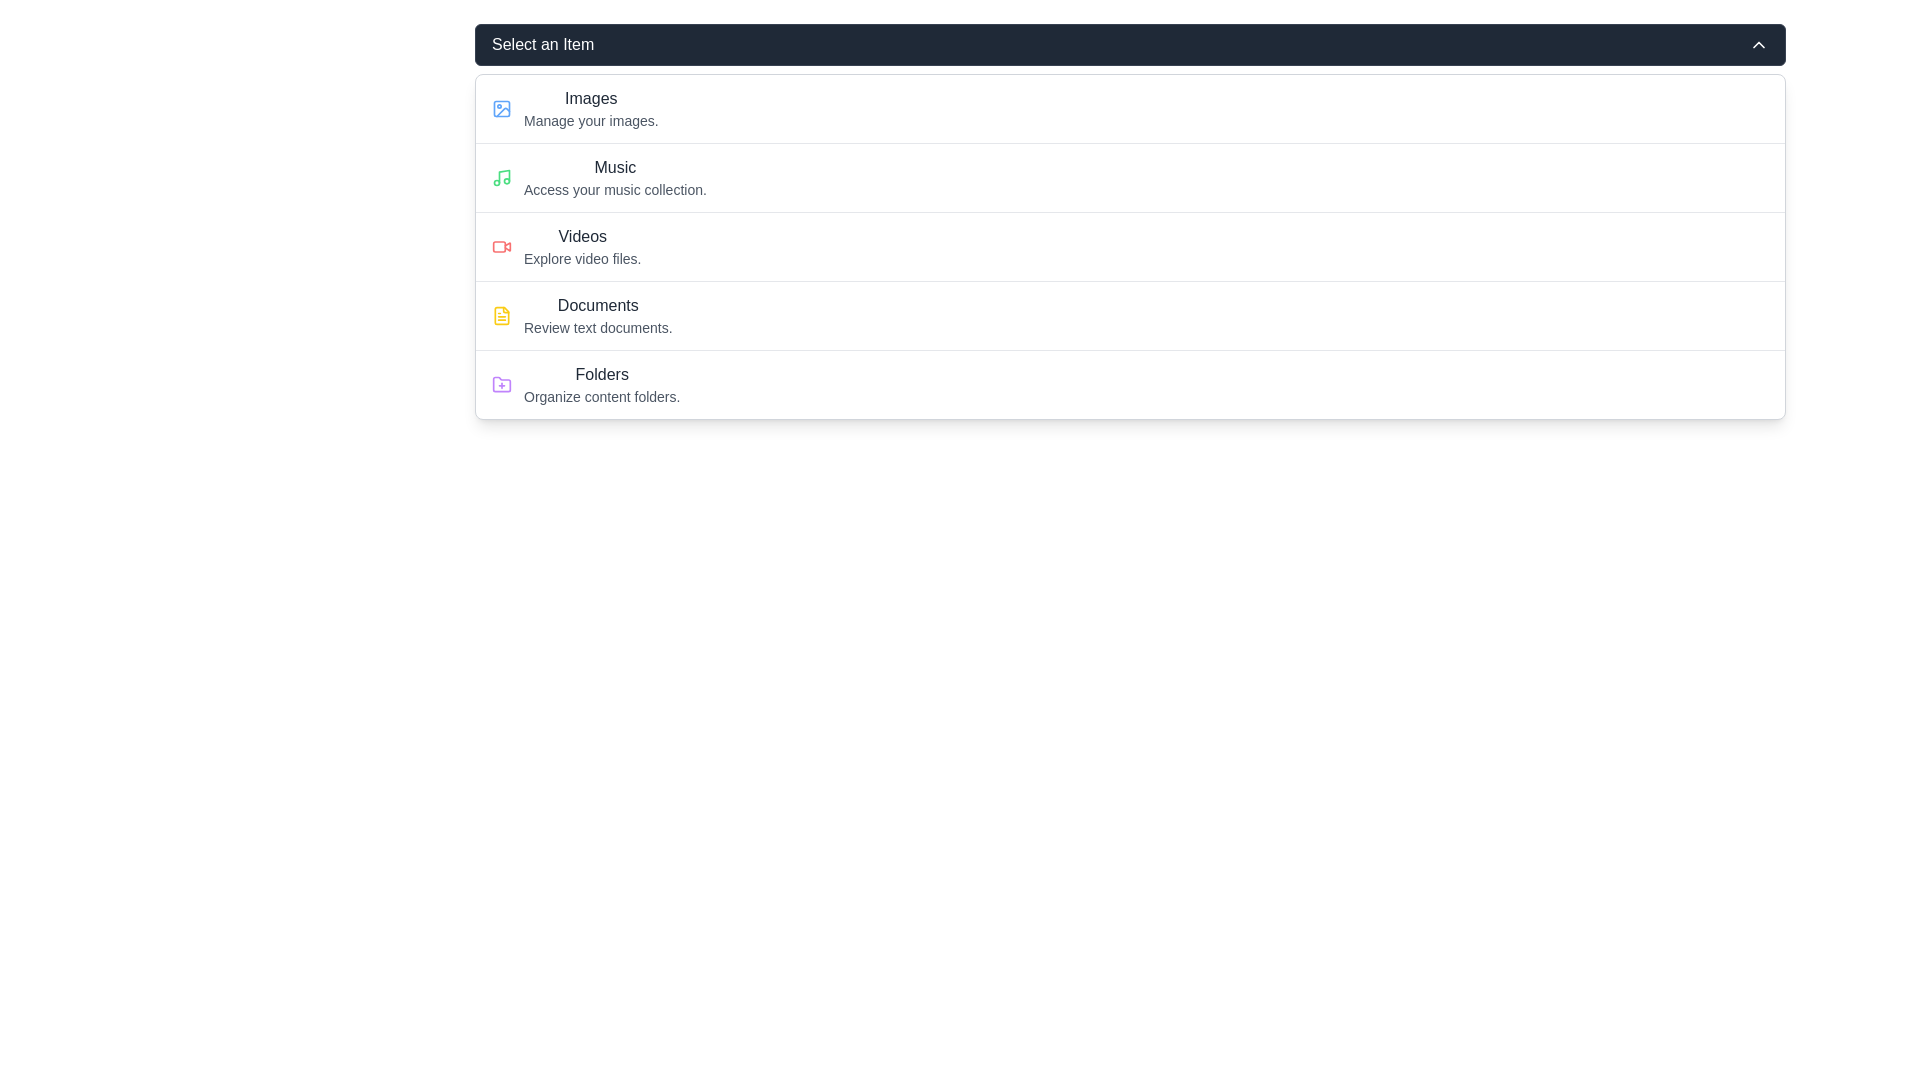 This screenshot has width=1920, height=1080. I want to click on the folder-shaped icon with a light purple outline and a plus sign, located in the bottom-most entry of the 'Folders' row in the left icon section, so click(502, 384).